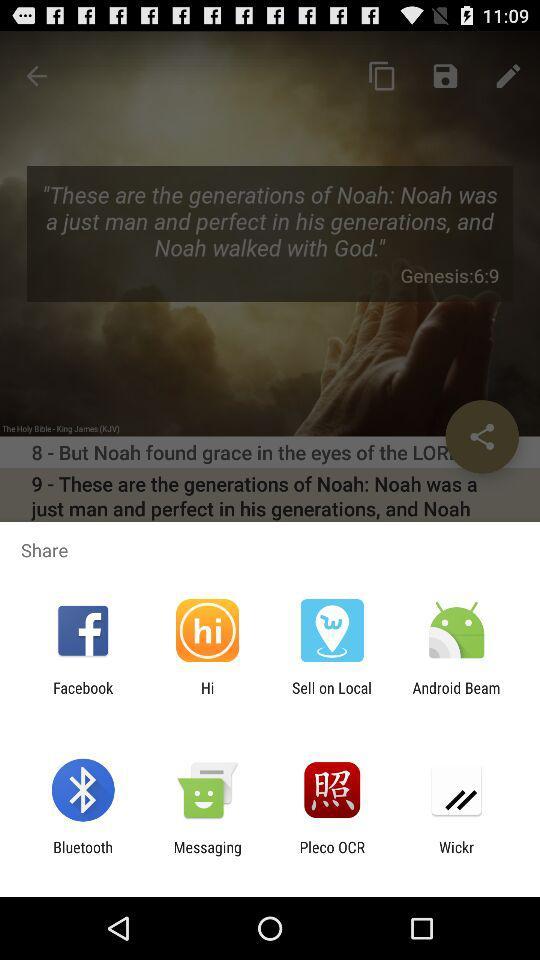 This screenshot has height=960, width=540. Describe the element at coordinates (82, 855) in the screenshot. I see `bluetooth item` at that location.